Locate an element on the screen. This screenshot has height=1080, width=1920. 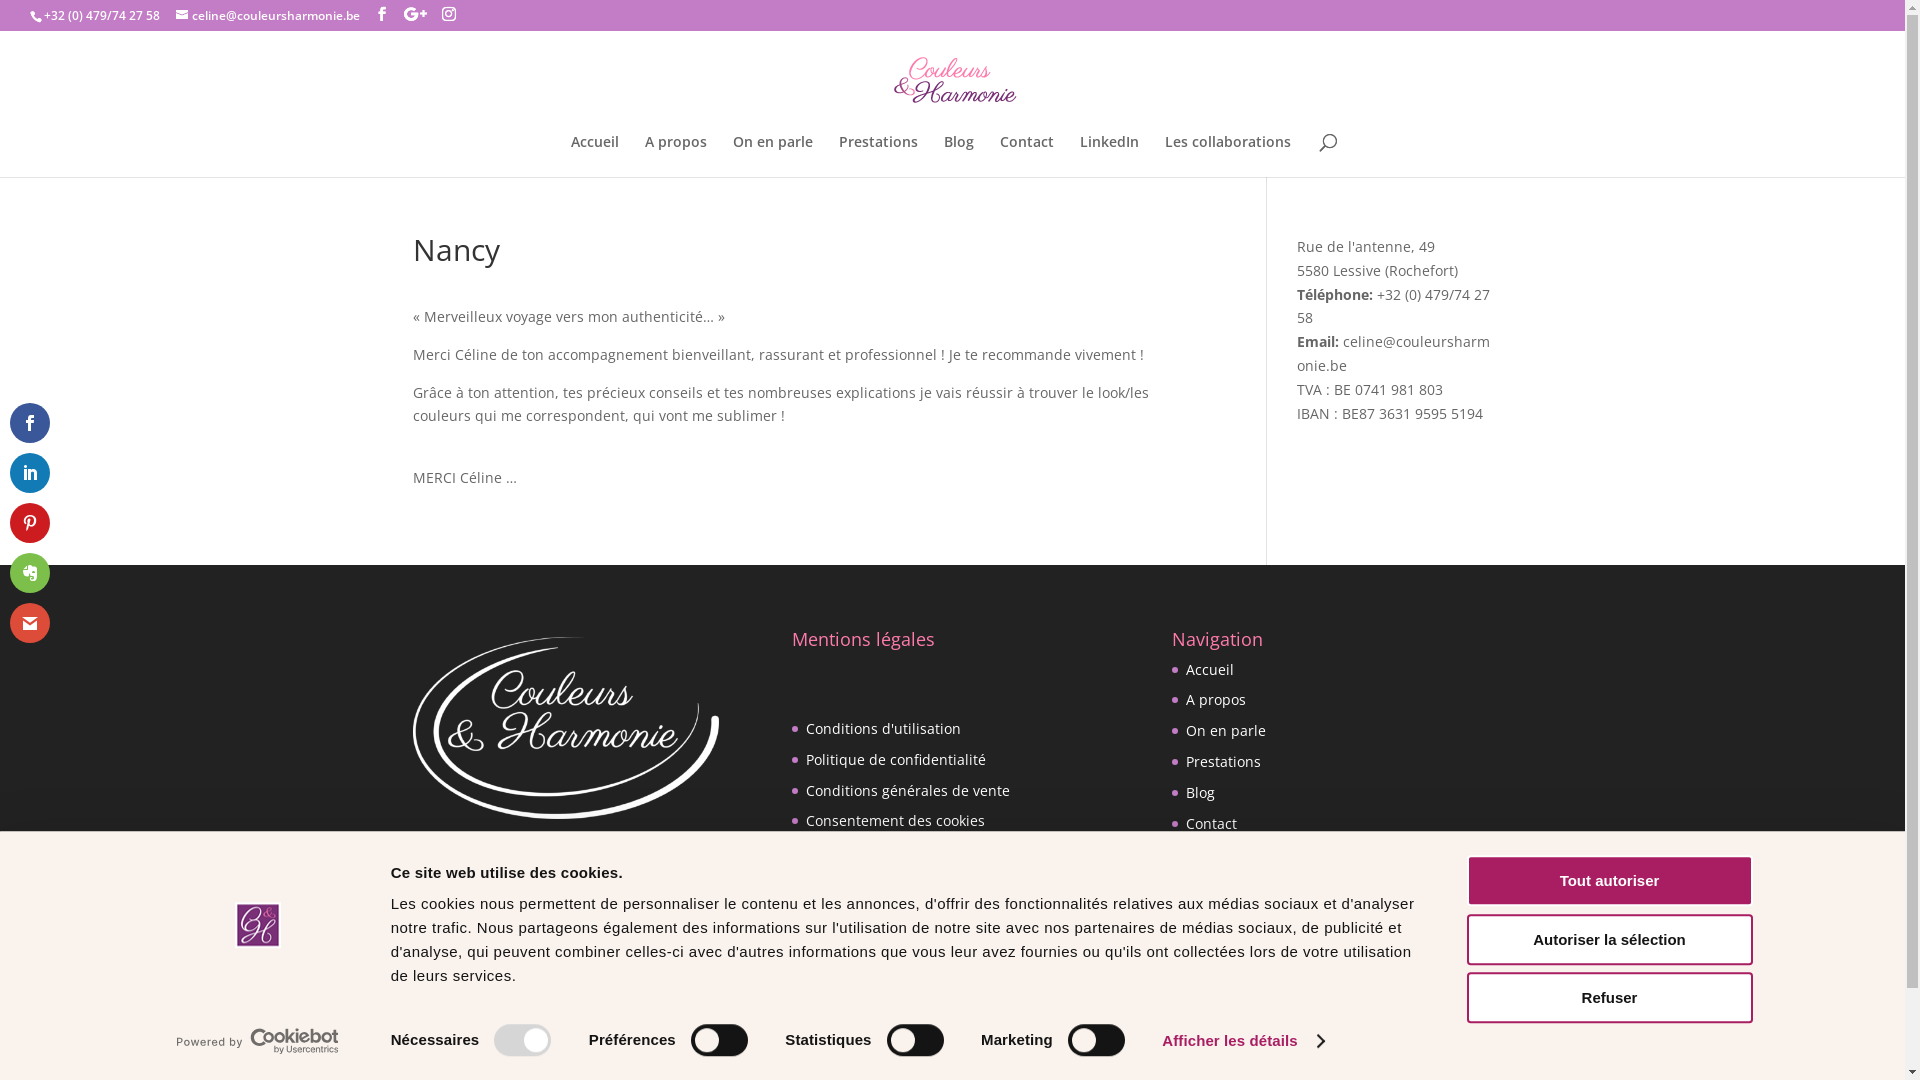
'Prestations' is located at coordinates (877, 154).